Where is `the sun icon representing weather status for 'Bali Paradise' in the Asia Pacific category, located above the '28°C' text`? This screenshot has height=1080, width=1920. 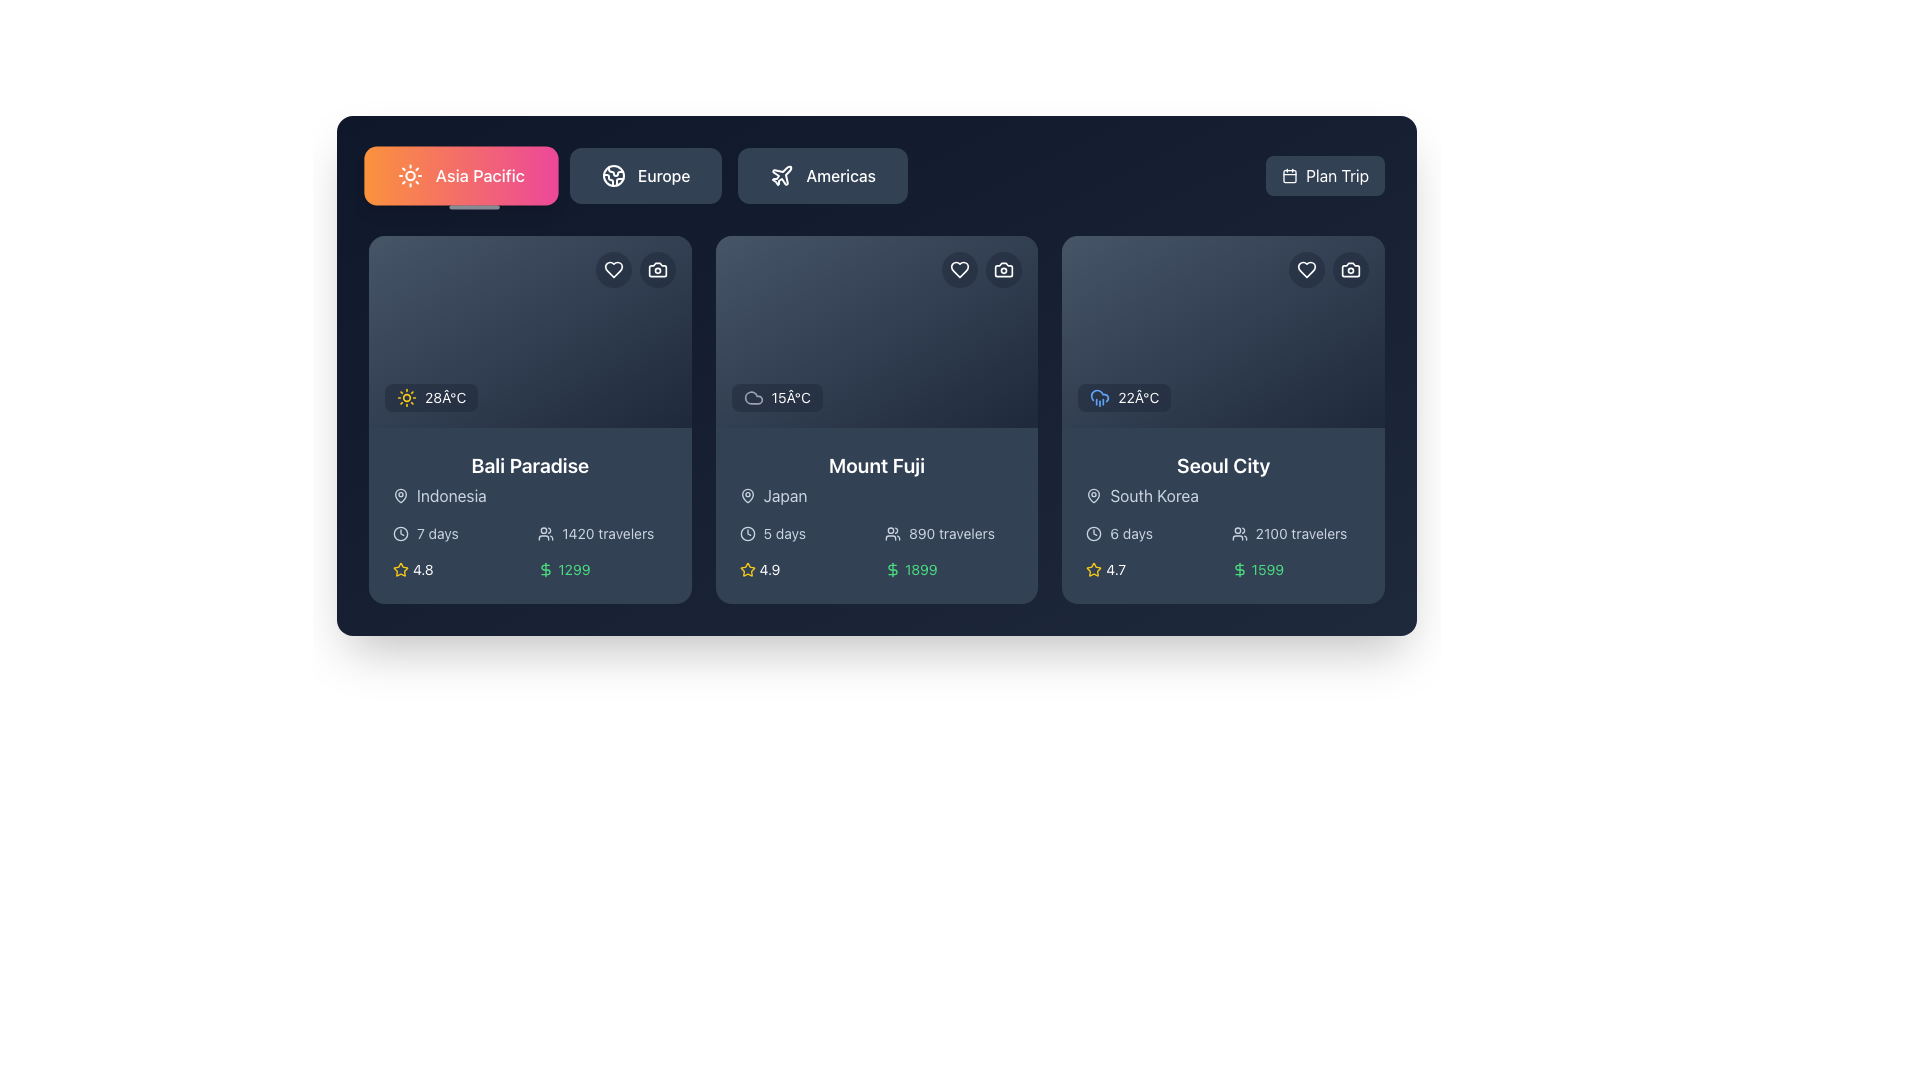
the sun icon representing weather status for 'Bali Paradise' in the Asia Pacific category, located above the '28°C' text is located at coordinates (406, 397).